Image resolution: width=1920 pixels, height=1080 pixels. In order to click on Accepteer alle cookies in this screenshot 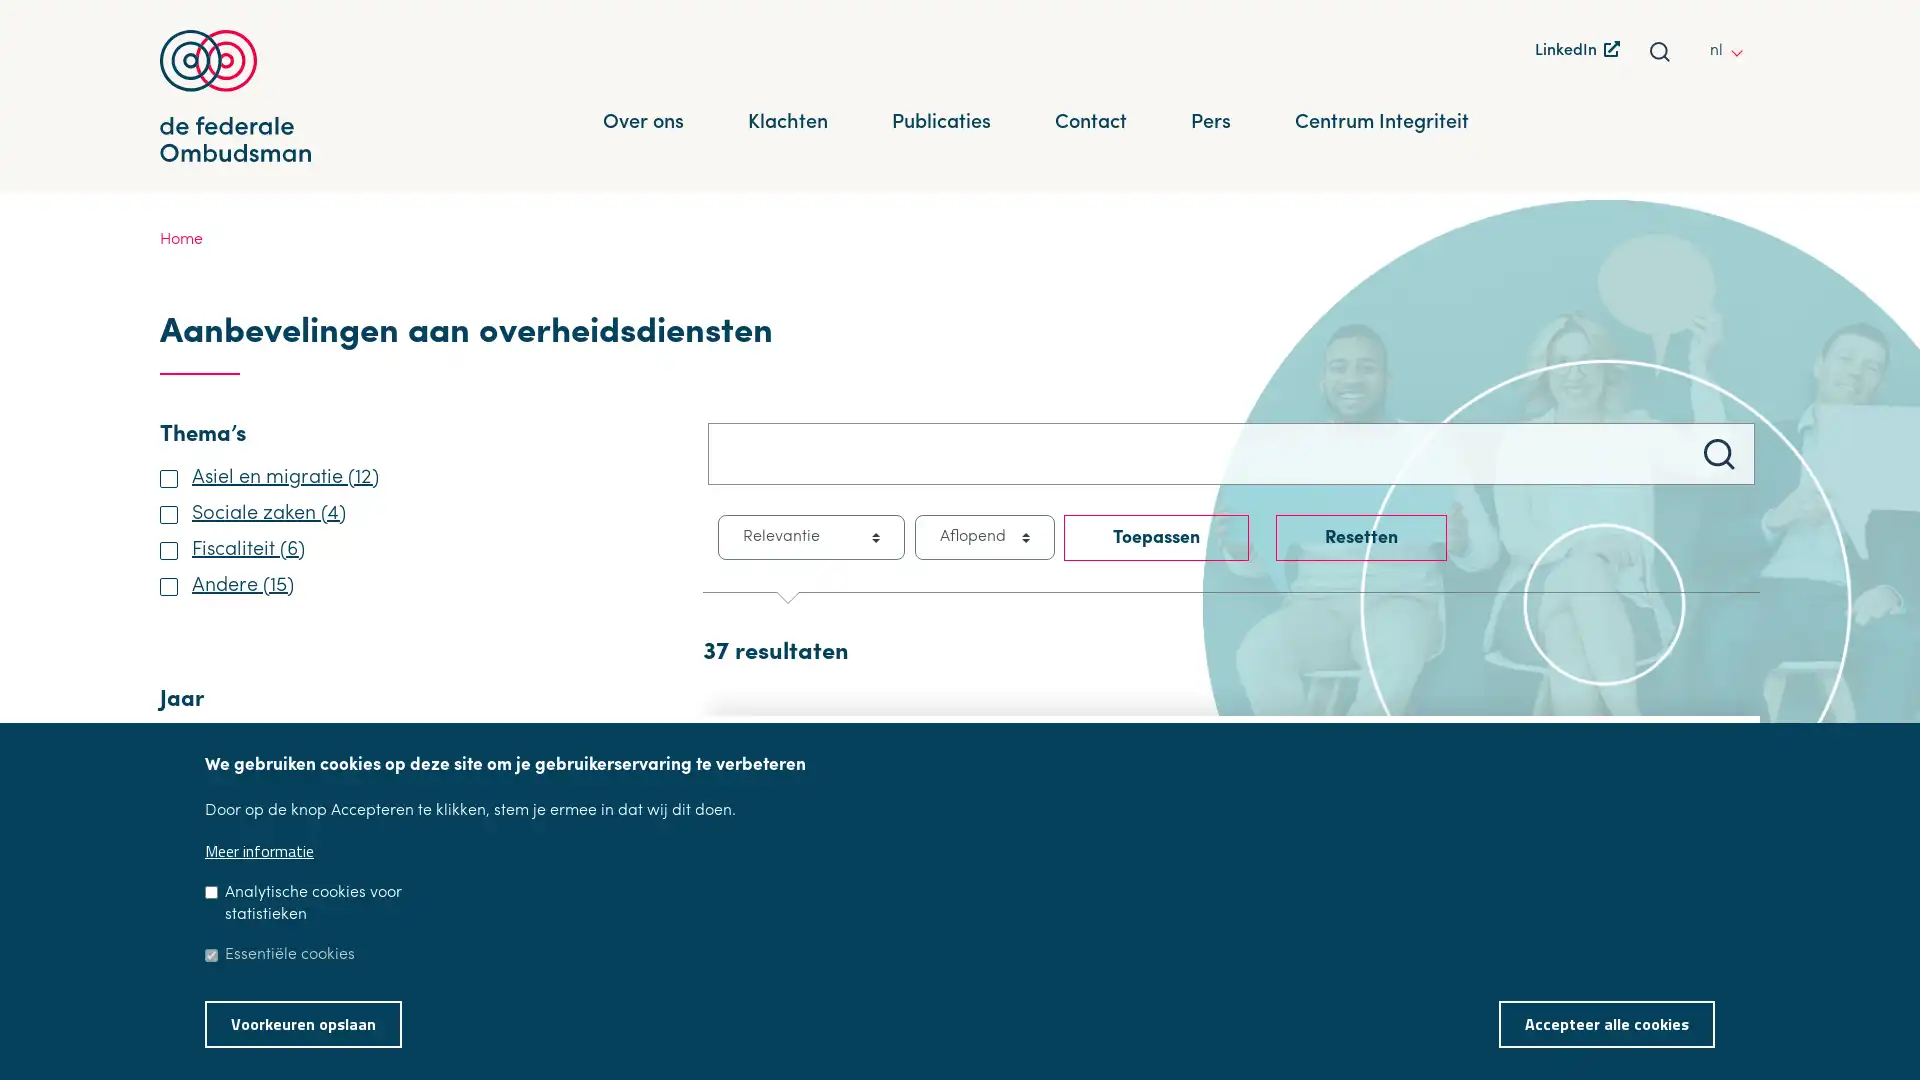, I will do `click(1607, 1023)`.